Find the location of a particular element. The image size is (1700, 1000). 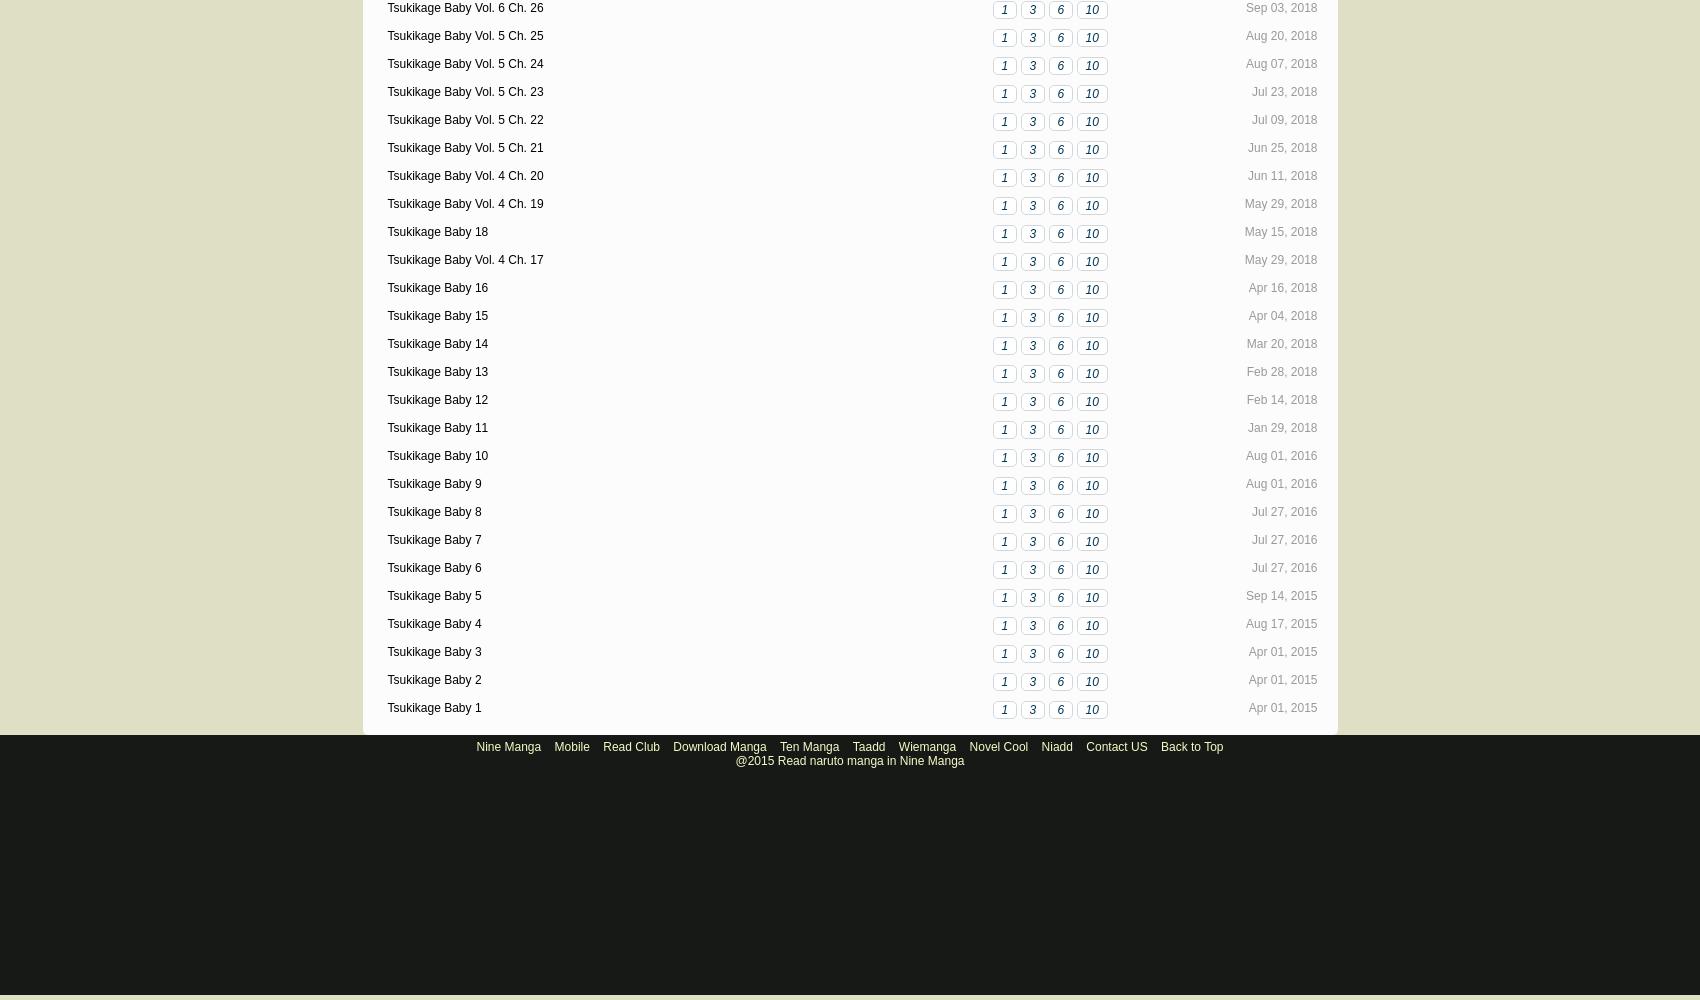

'Mobile' is located at coordinates (570, 746).